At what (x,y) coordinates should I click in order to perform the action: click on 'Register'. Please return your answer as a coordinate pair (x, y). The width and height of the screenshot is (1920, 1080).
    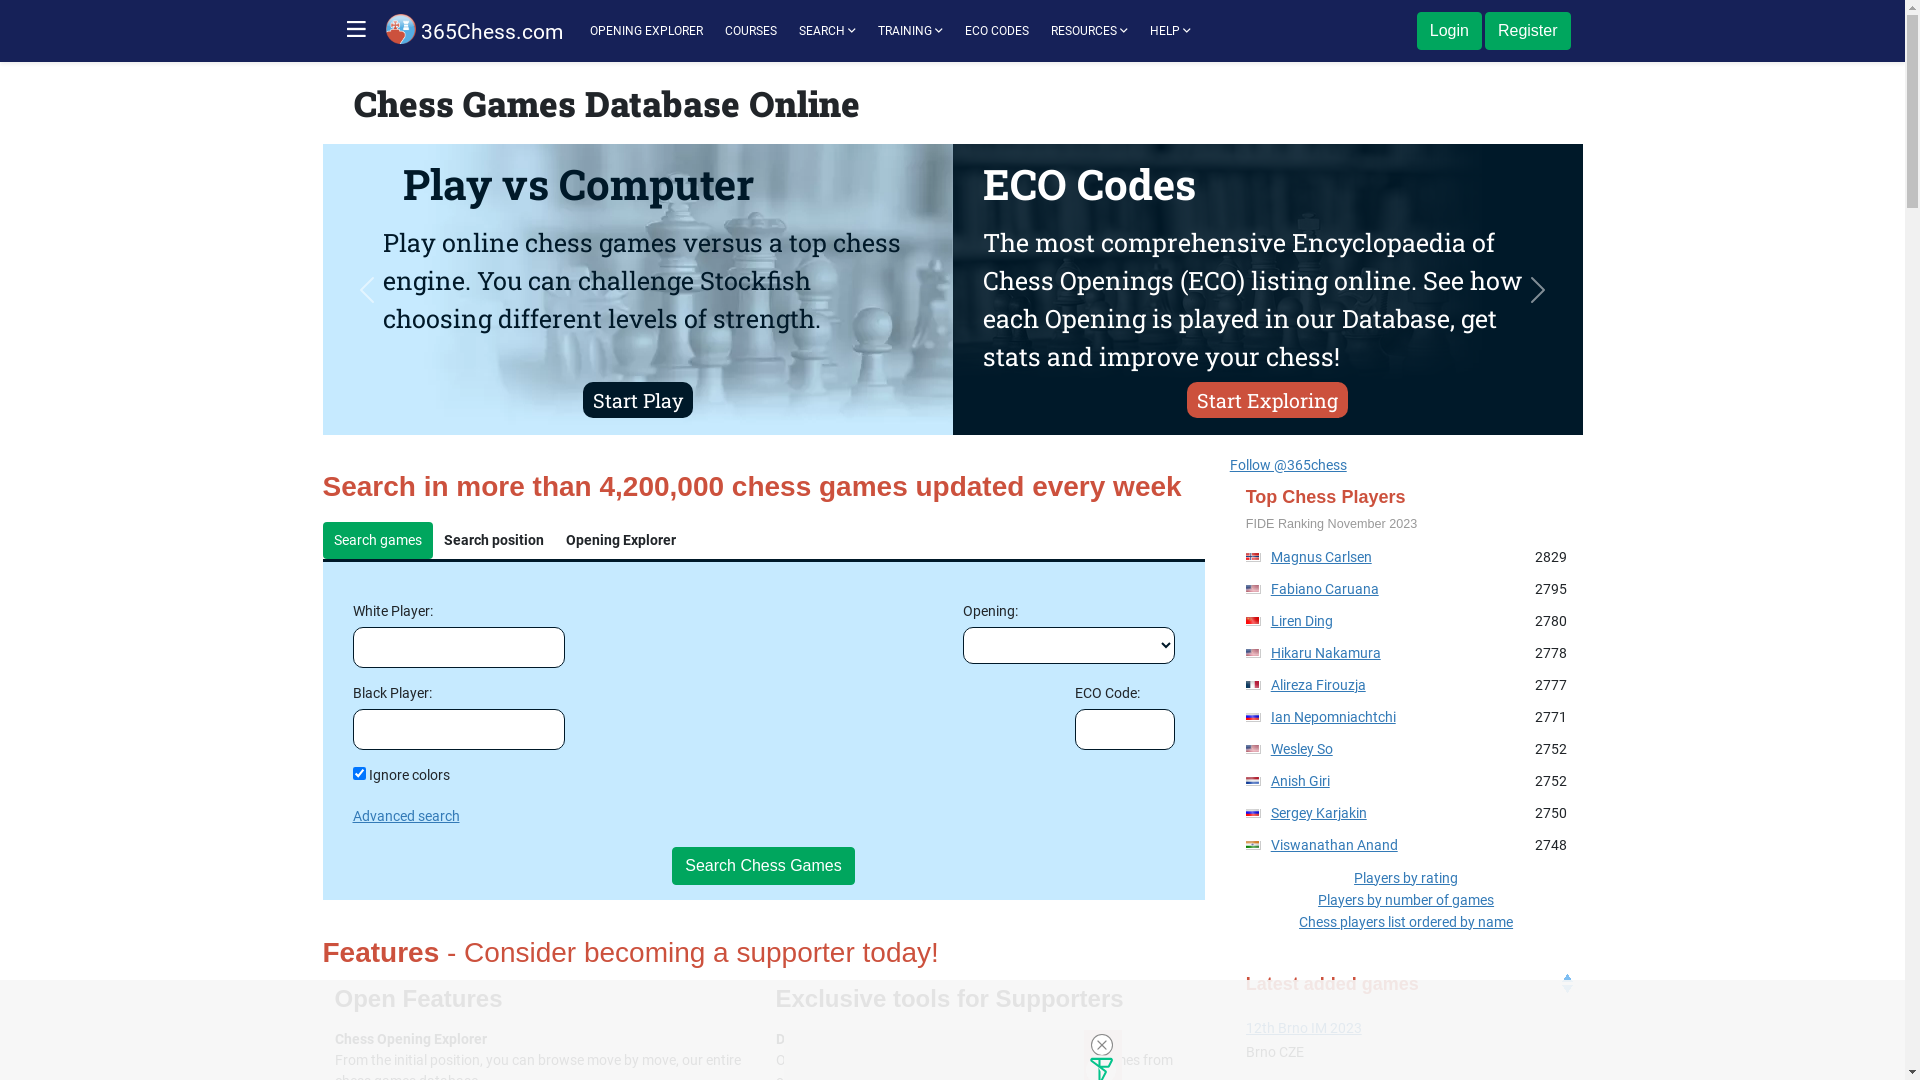
    Looking at the image, I should click on (1484, 30).